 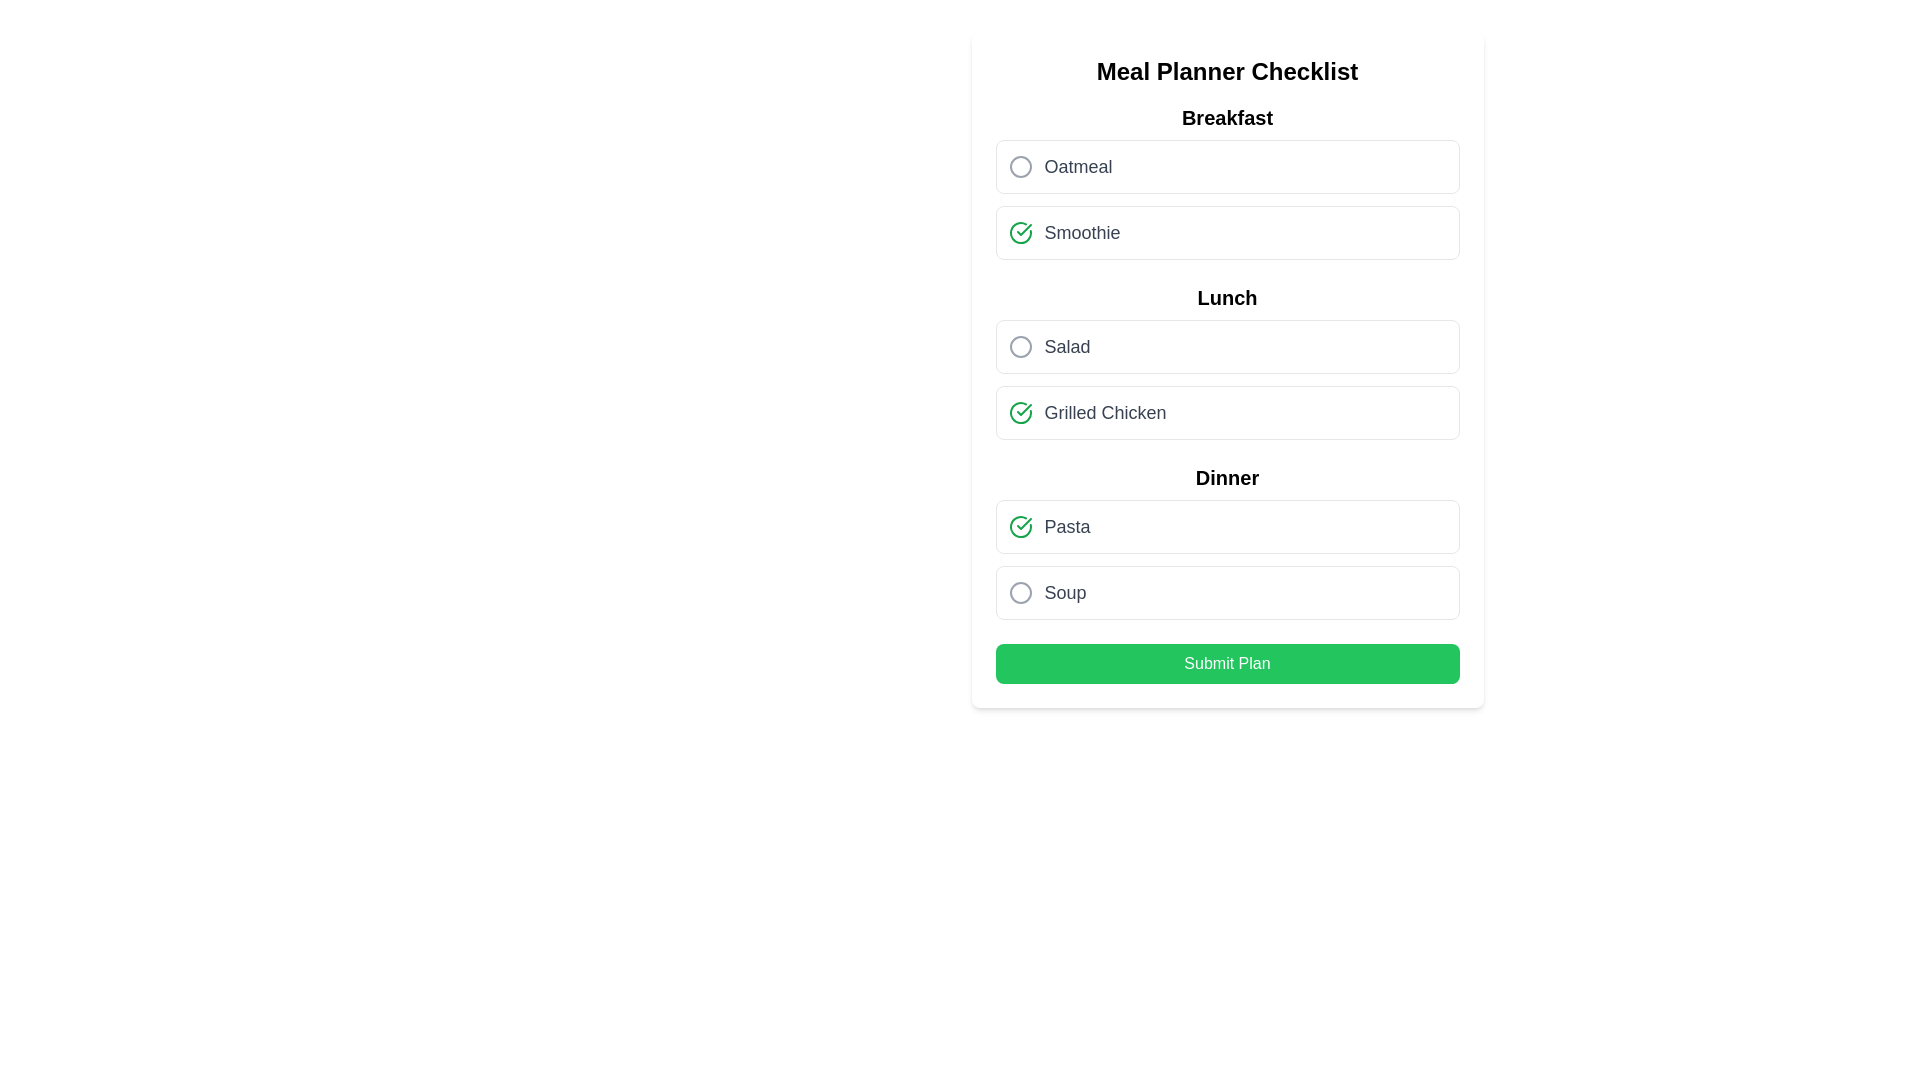 I want to click on text label heading that displays 'Breakfast', which is prominently styled in a large, bold font and serves as the first item under the 'Meal Planner Checklist', so click(x=1226, y=118).